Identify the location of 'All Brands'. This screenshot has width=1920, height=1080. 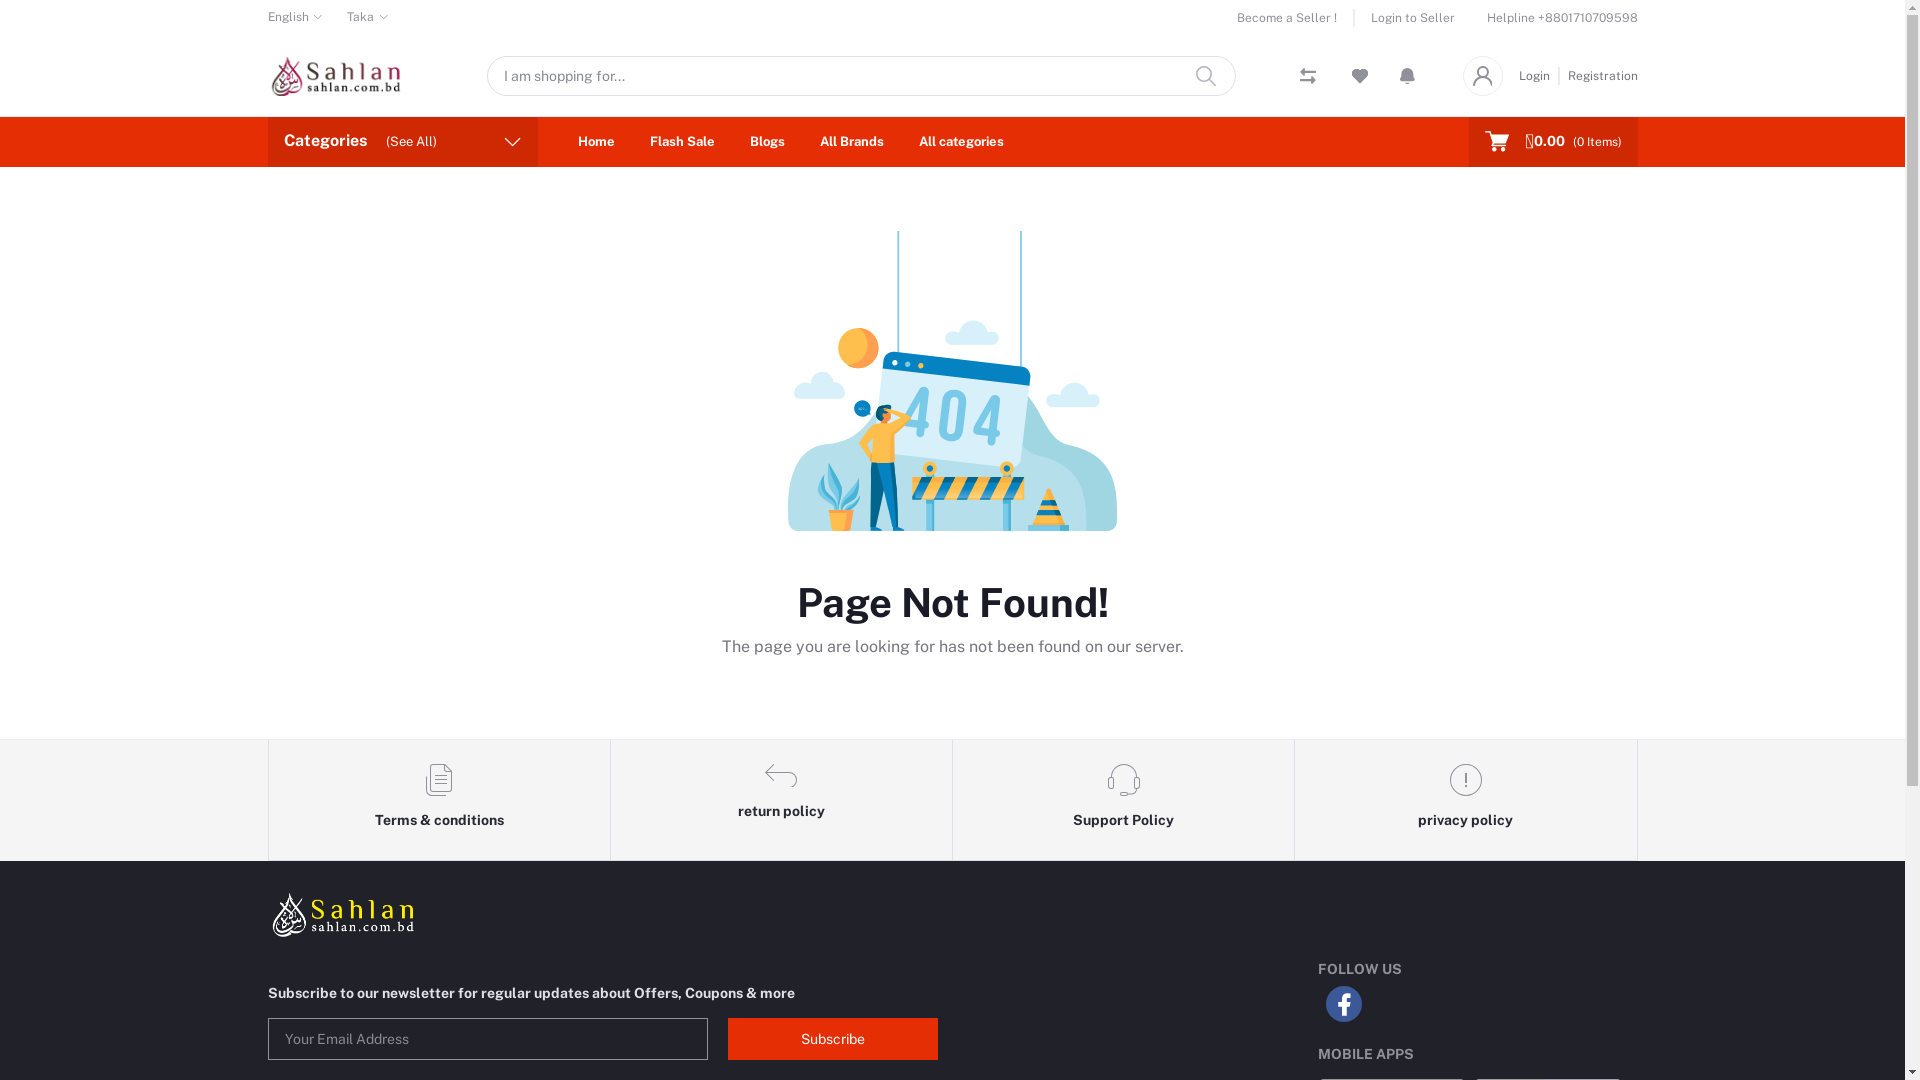
(804, 141).